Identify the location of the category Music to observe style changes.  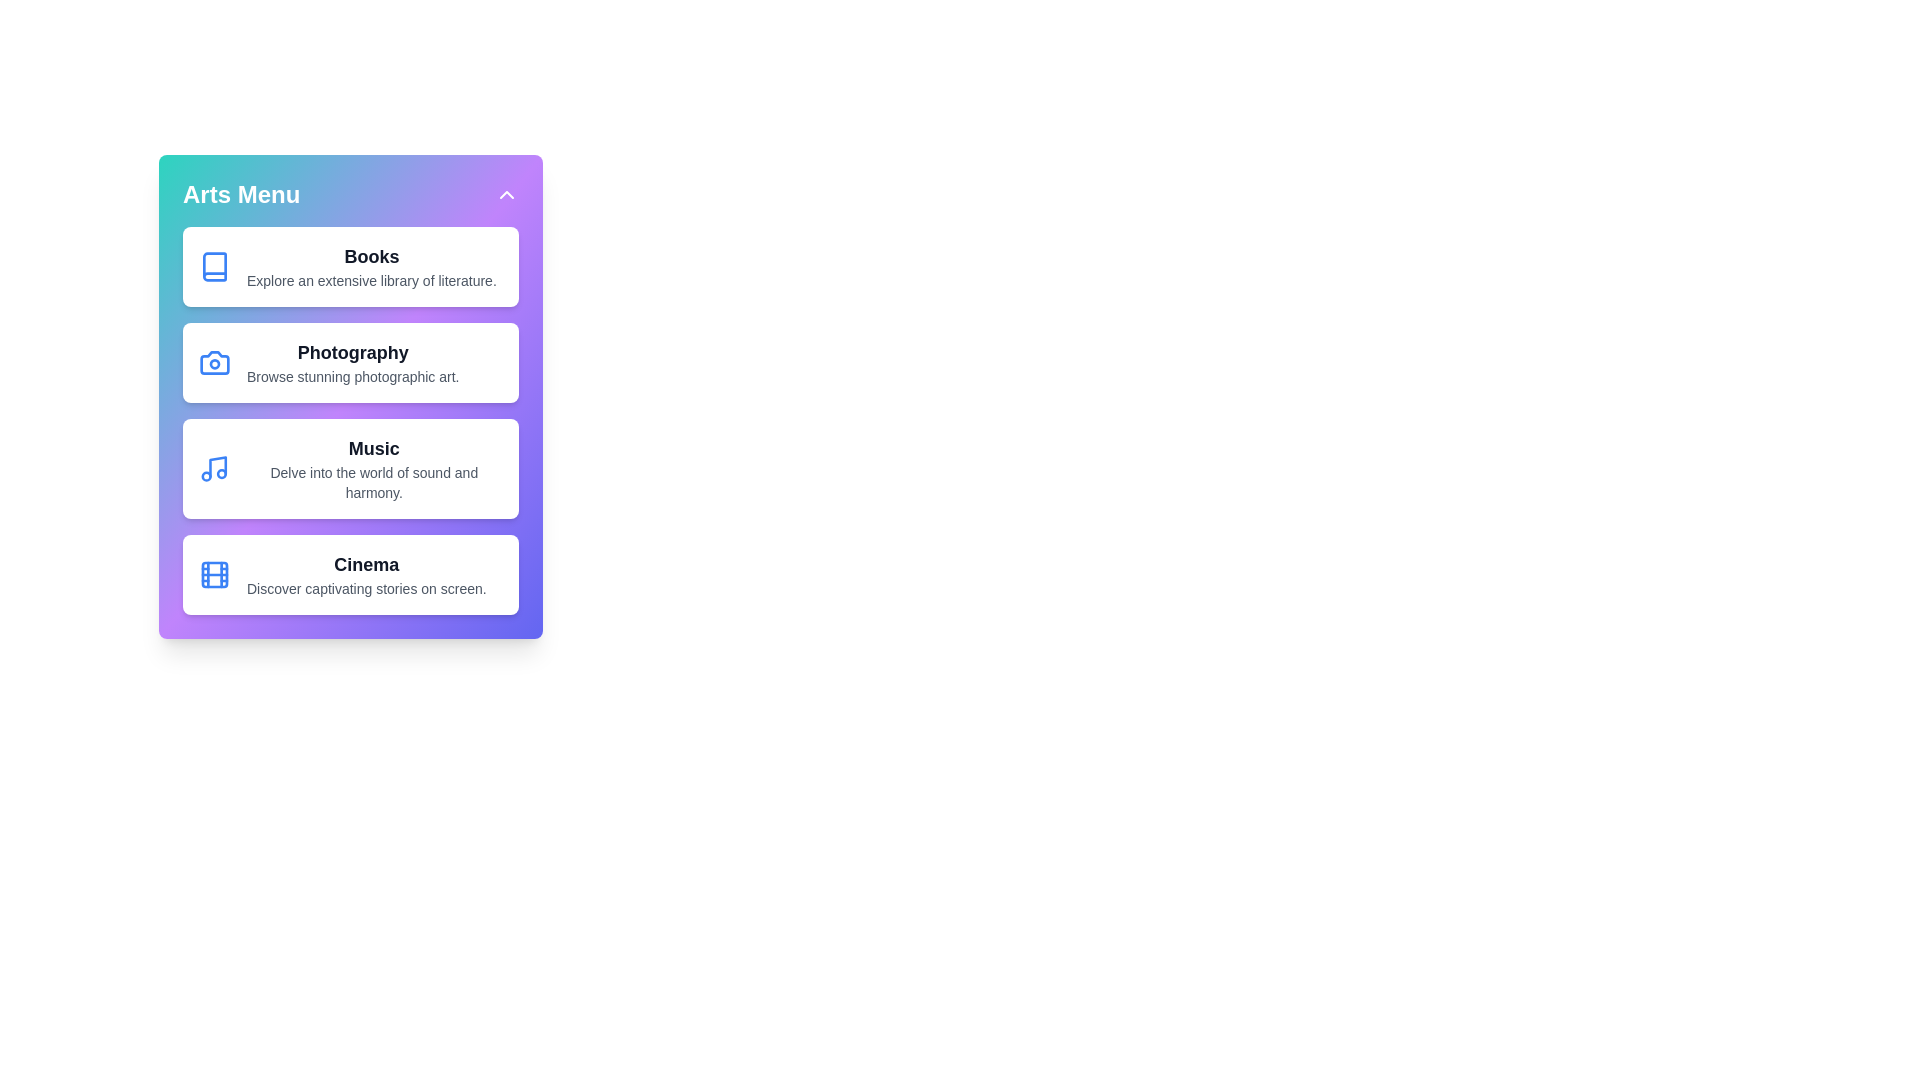
(350, 469).